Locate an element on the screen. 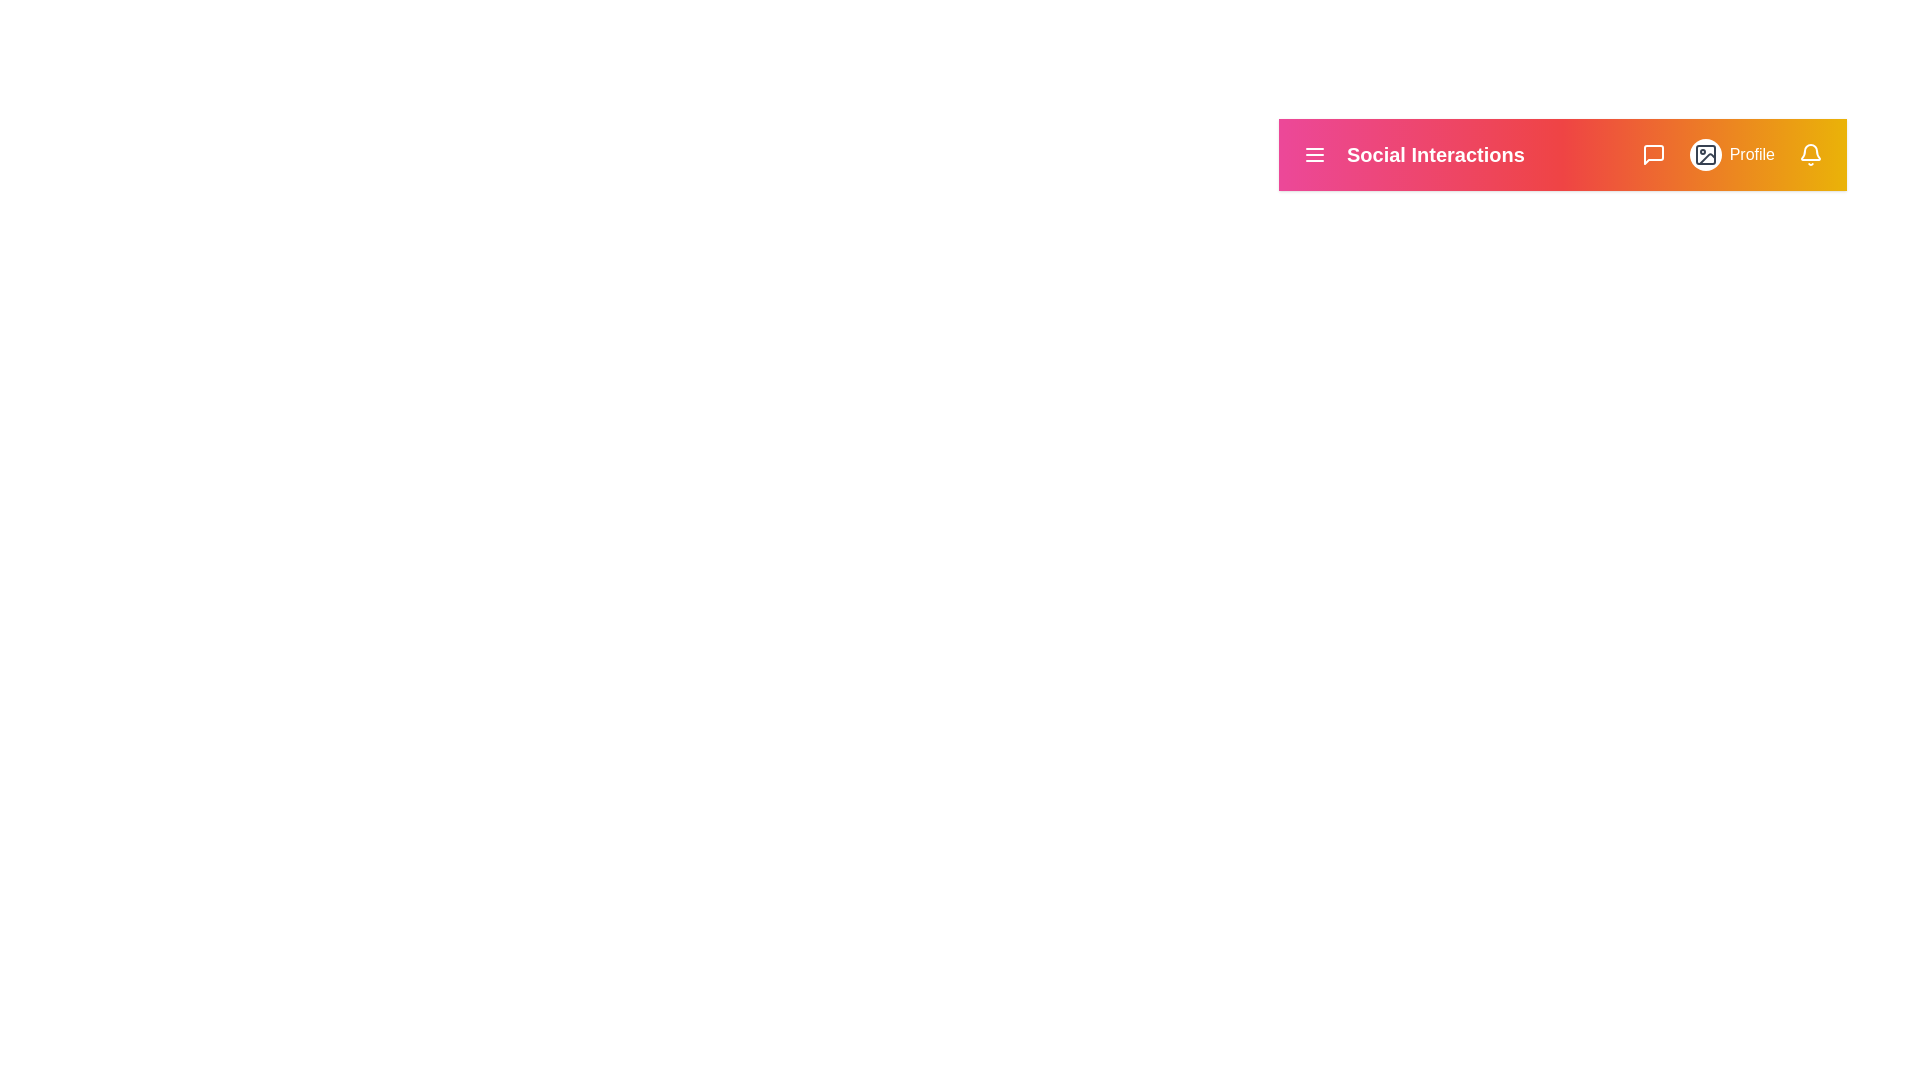 Image resolution: width=1920 pixels, height=1080 pixels. the navigation menu icon is located at coordinates (1315, 153).